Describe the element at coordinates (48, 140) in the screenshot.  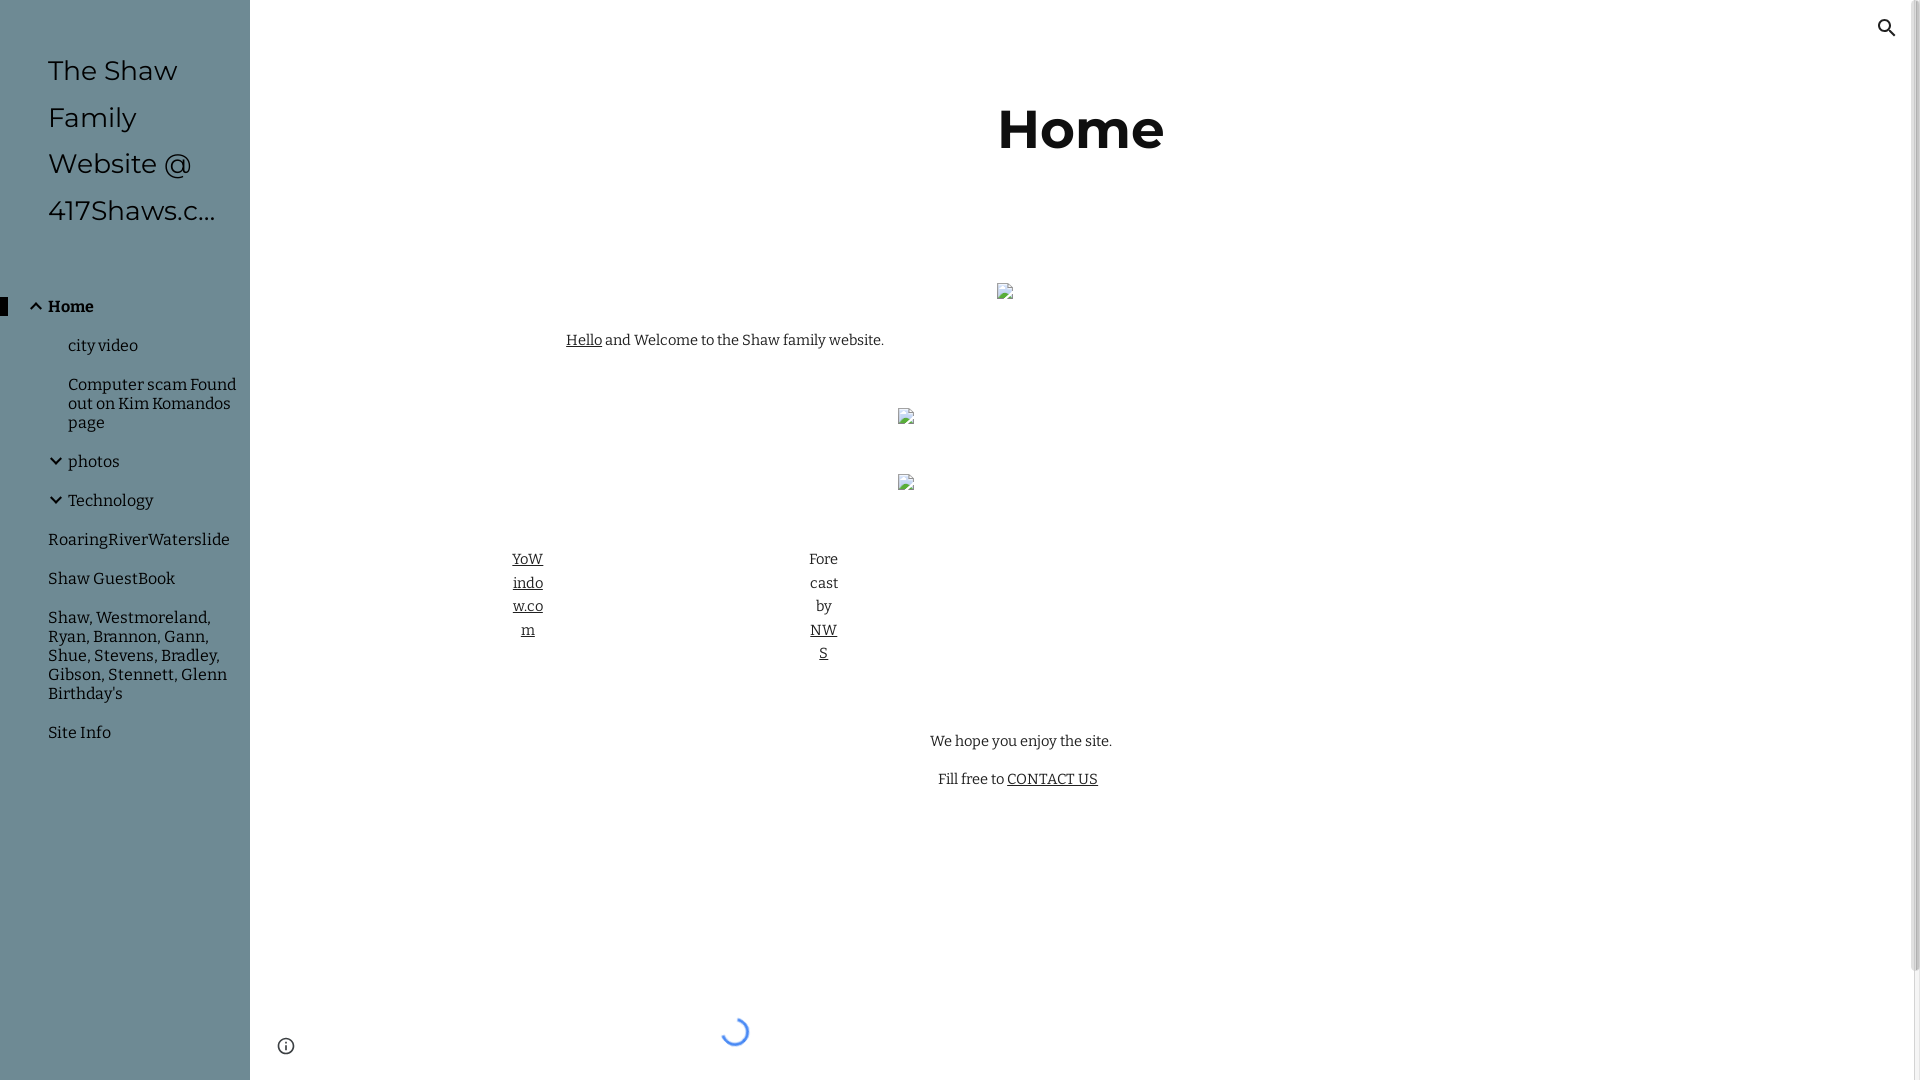
I see `'The Shaw Family Website @ 417Shaws.com'` at that location.